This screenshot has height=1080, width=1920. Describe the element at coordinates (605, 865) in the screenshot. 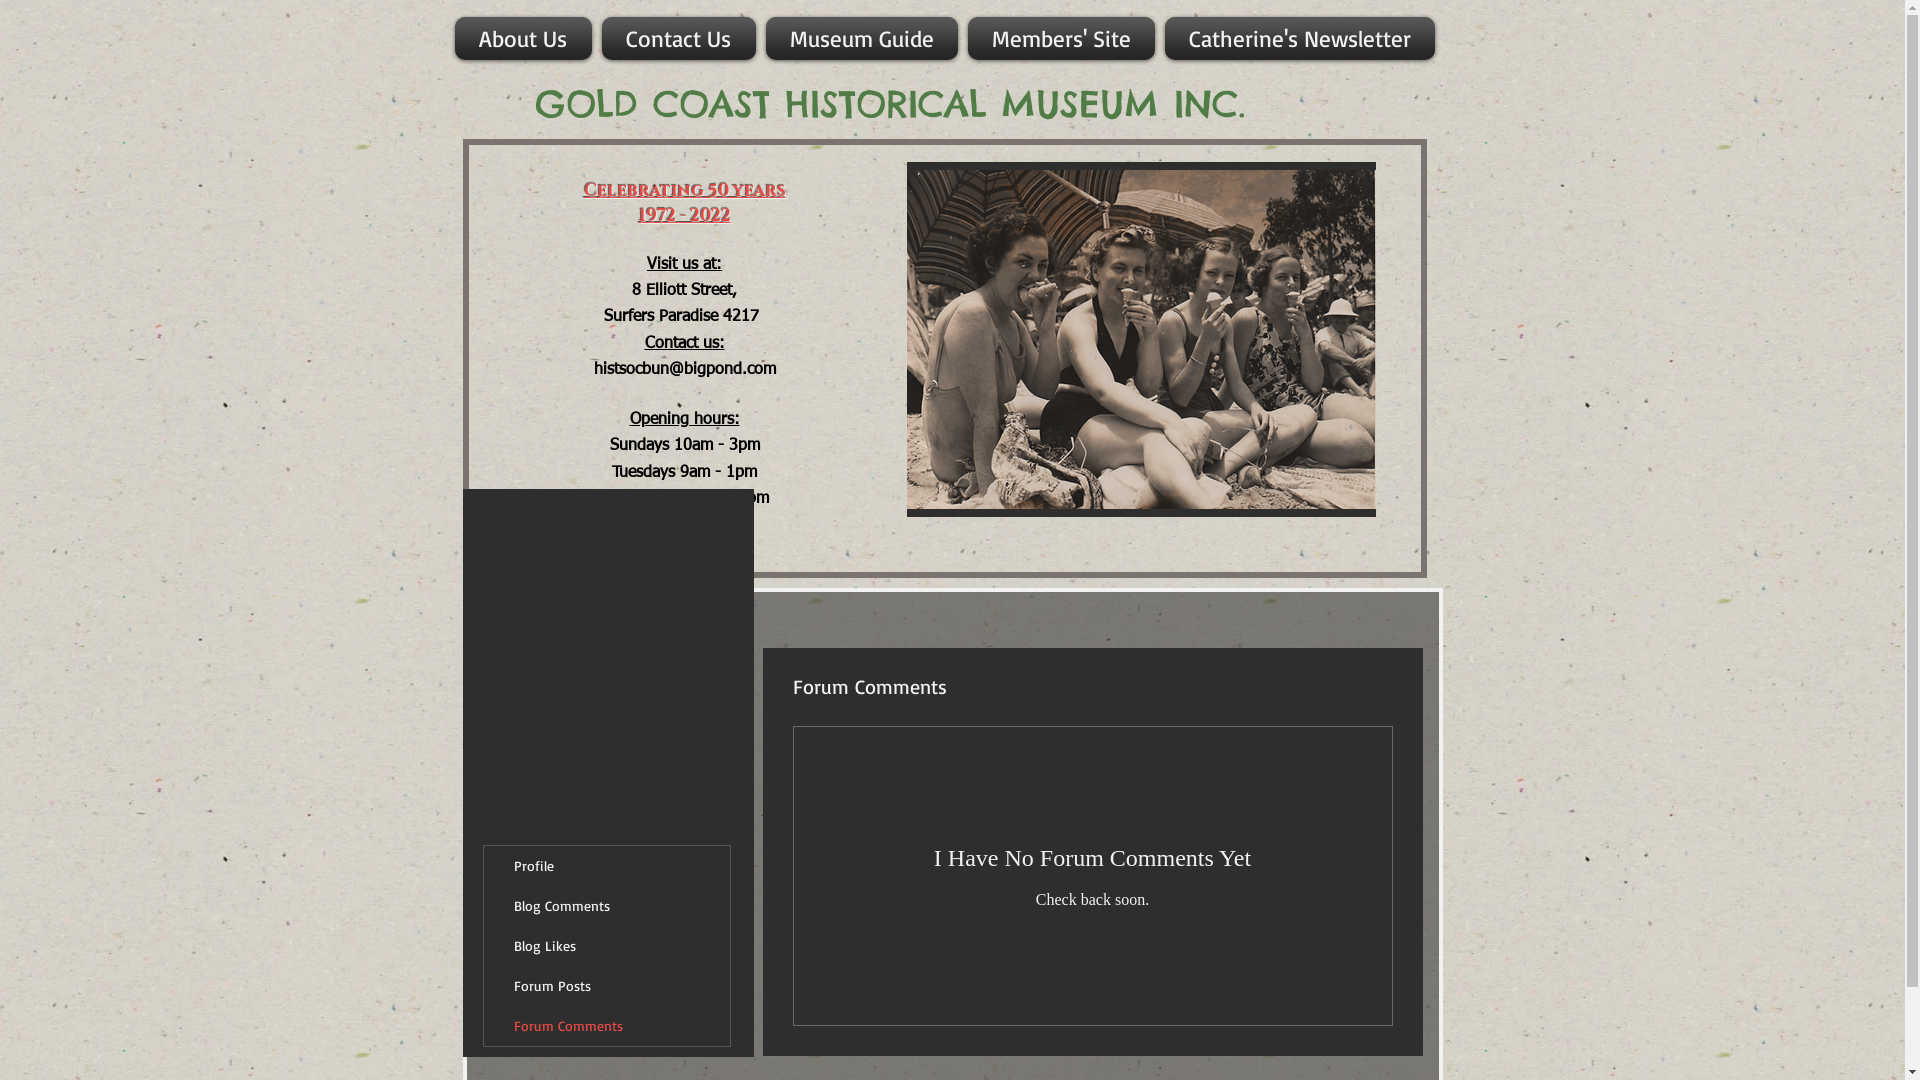

I see `'Profile'` at that location.